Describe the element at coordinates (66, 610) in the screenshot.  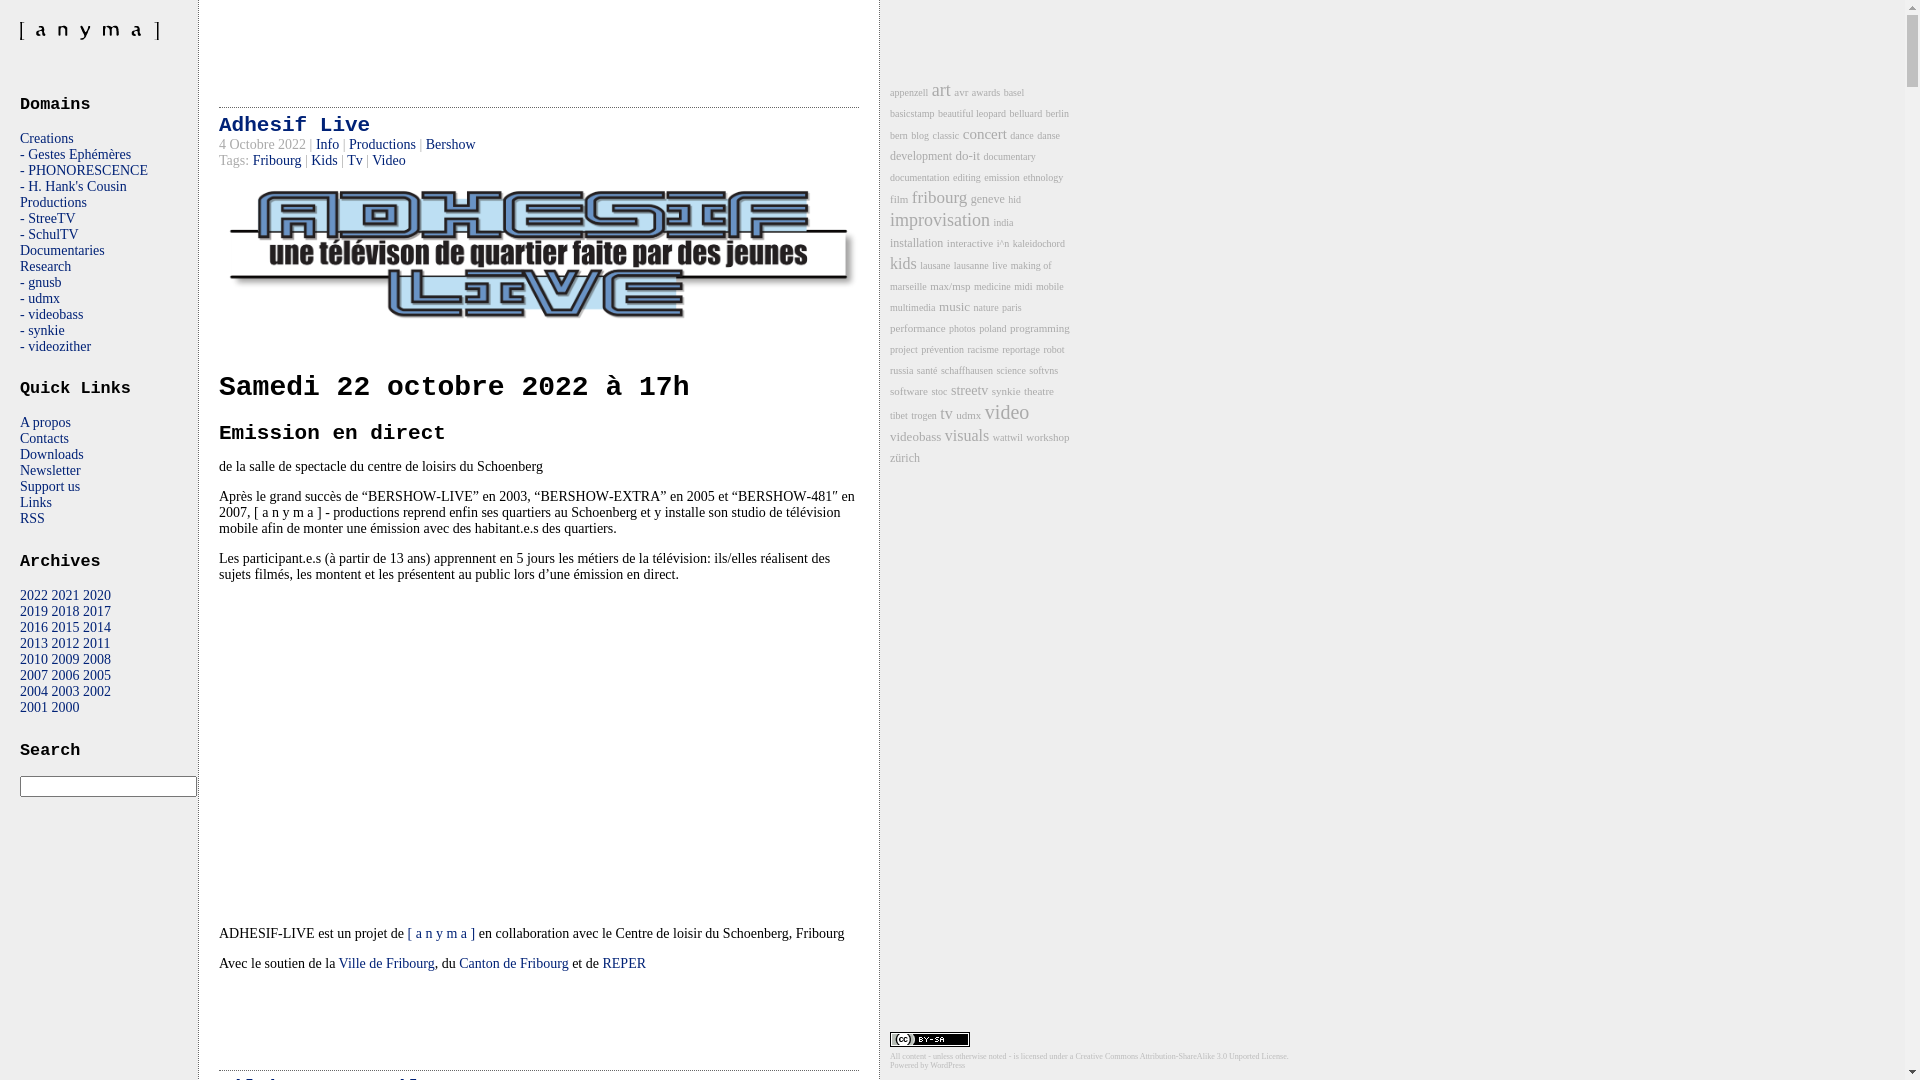
I see `'2018'` at that location.